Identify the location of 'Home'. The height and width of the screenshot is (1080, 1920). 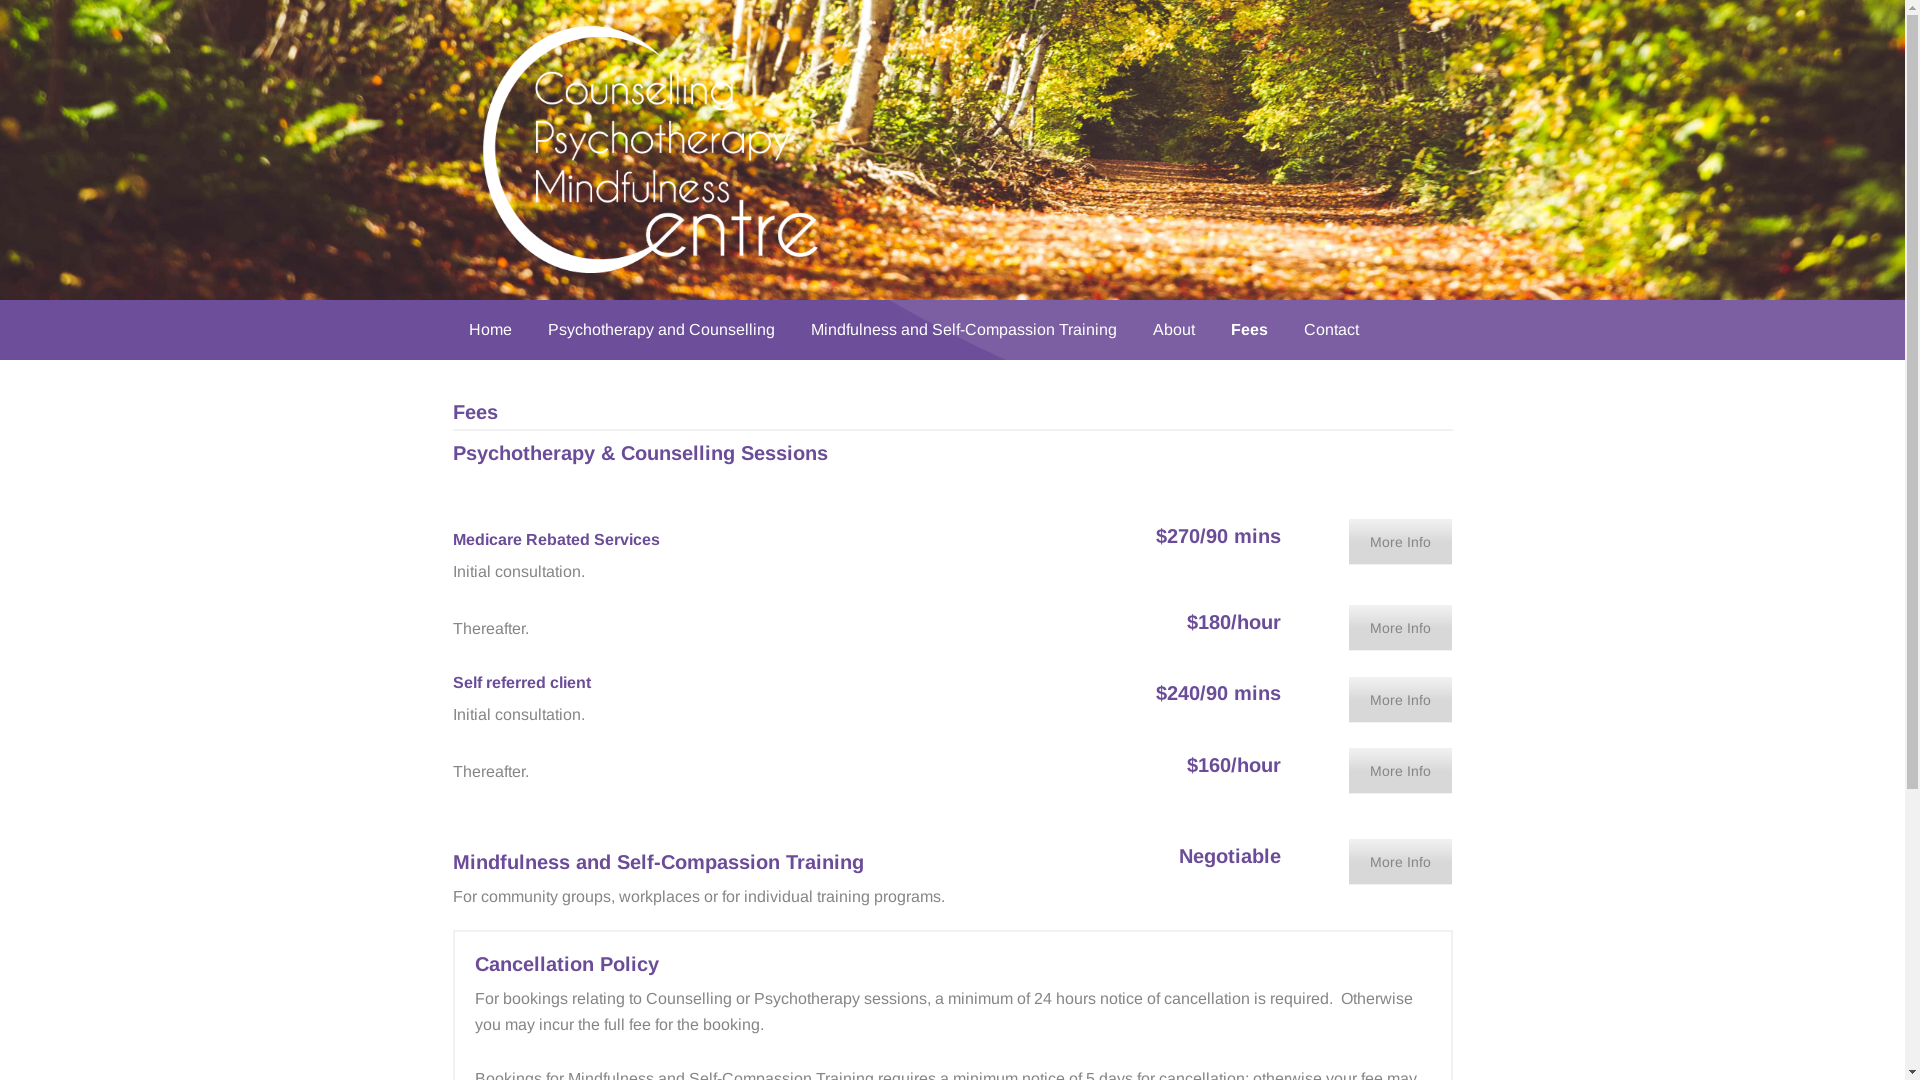
(489, 329).